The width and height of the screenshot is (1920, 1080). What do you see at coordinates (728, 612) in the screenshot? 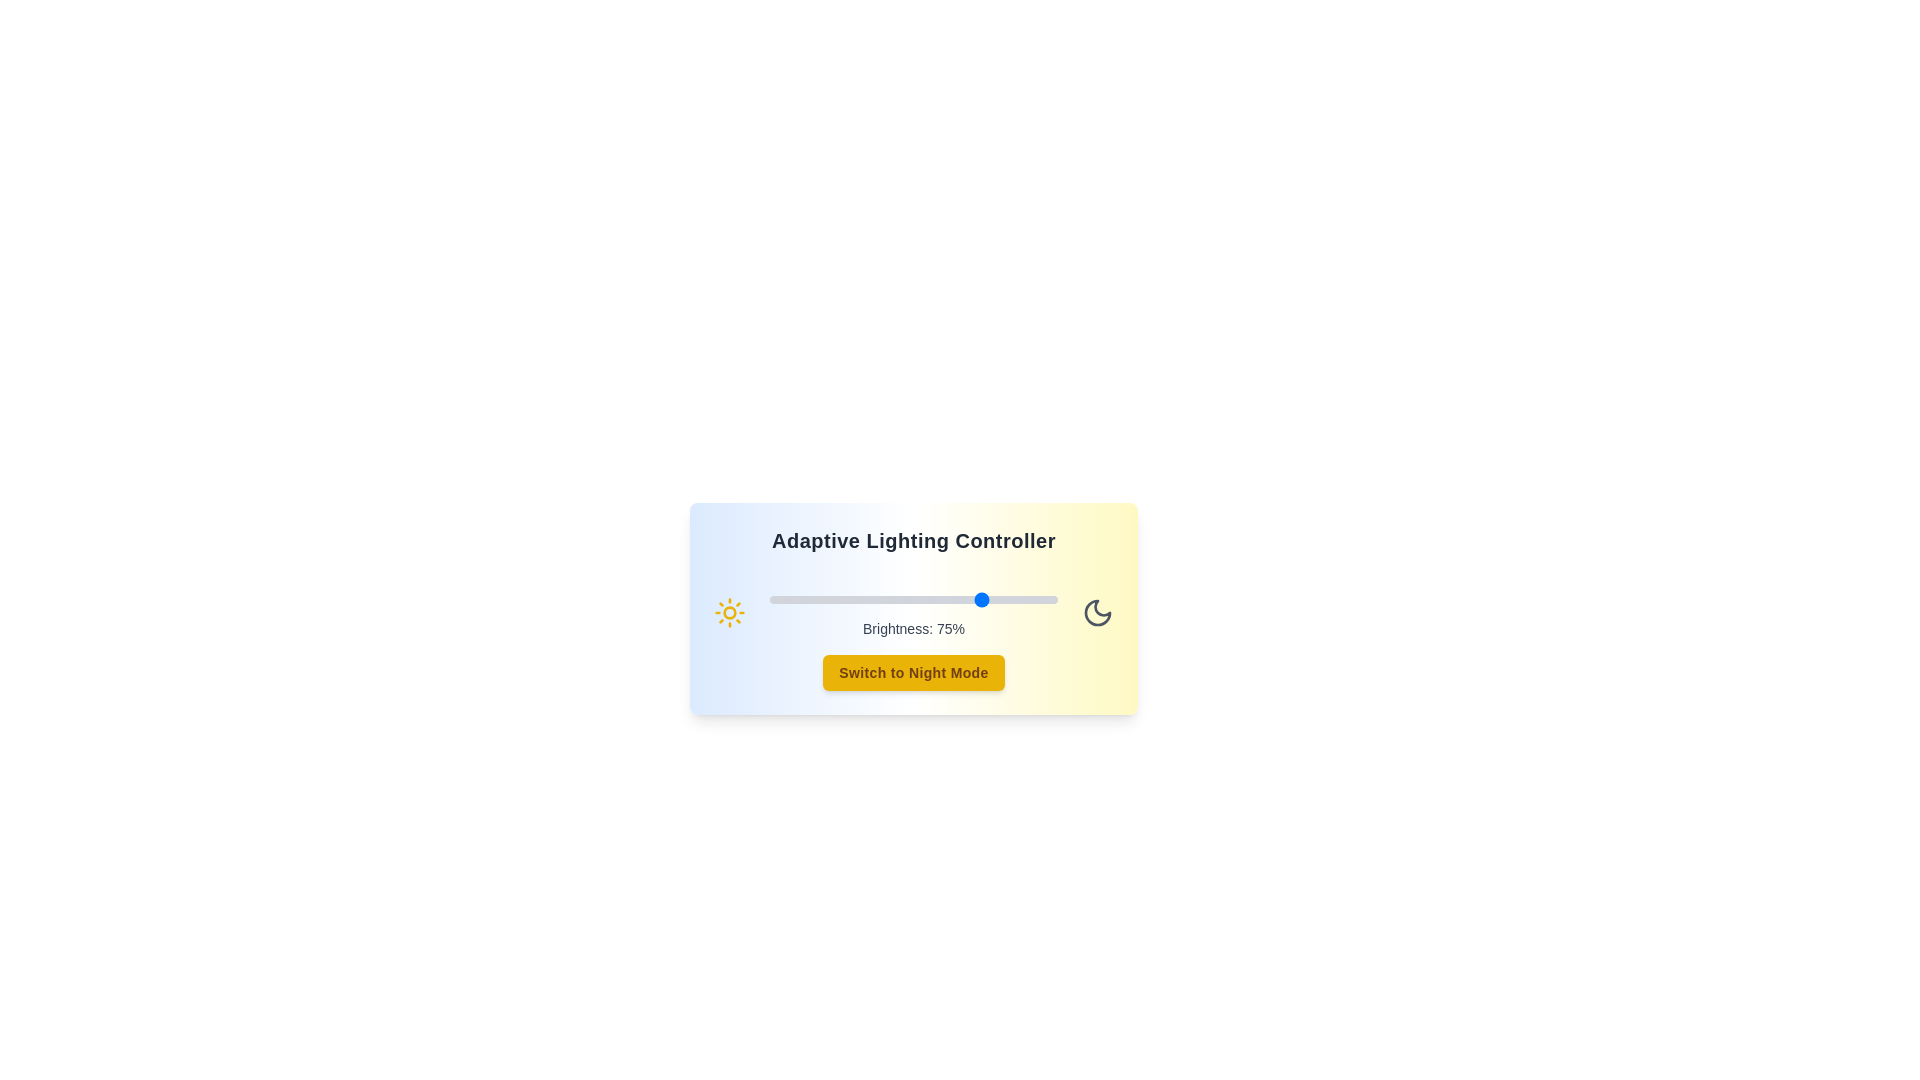
I see `the yellow sun icon located on the left side of the brightness control section` at bounding box center [728, 612].